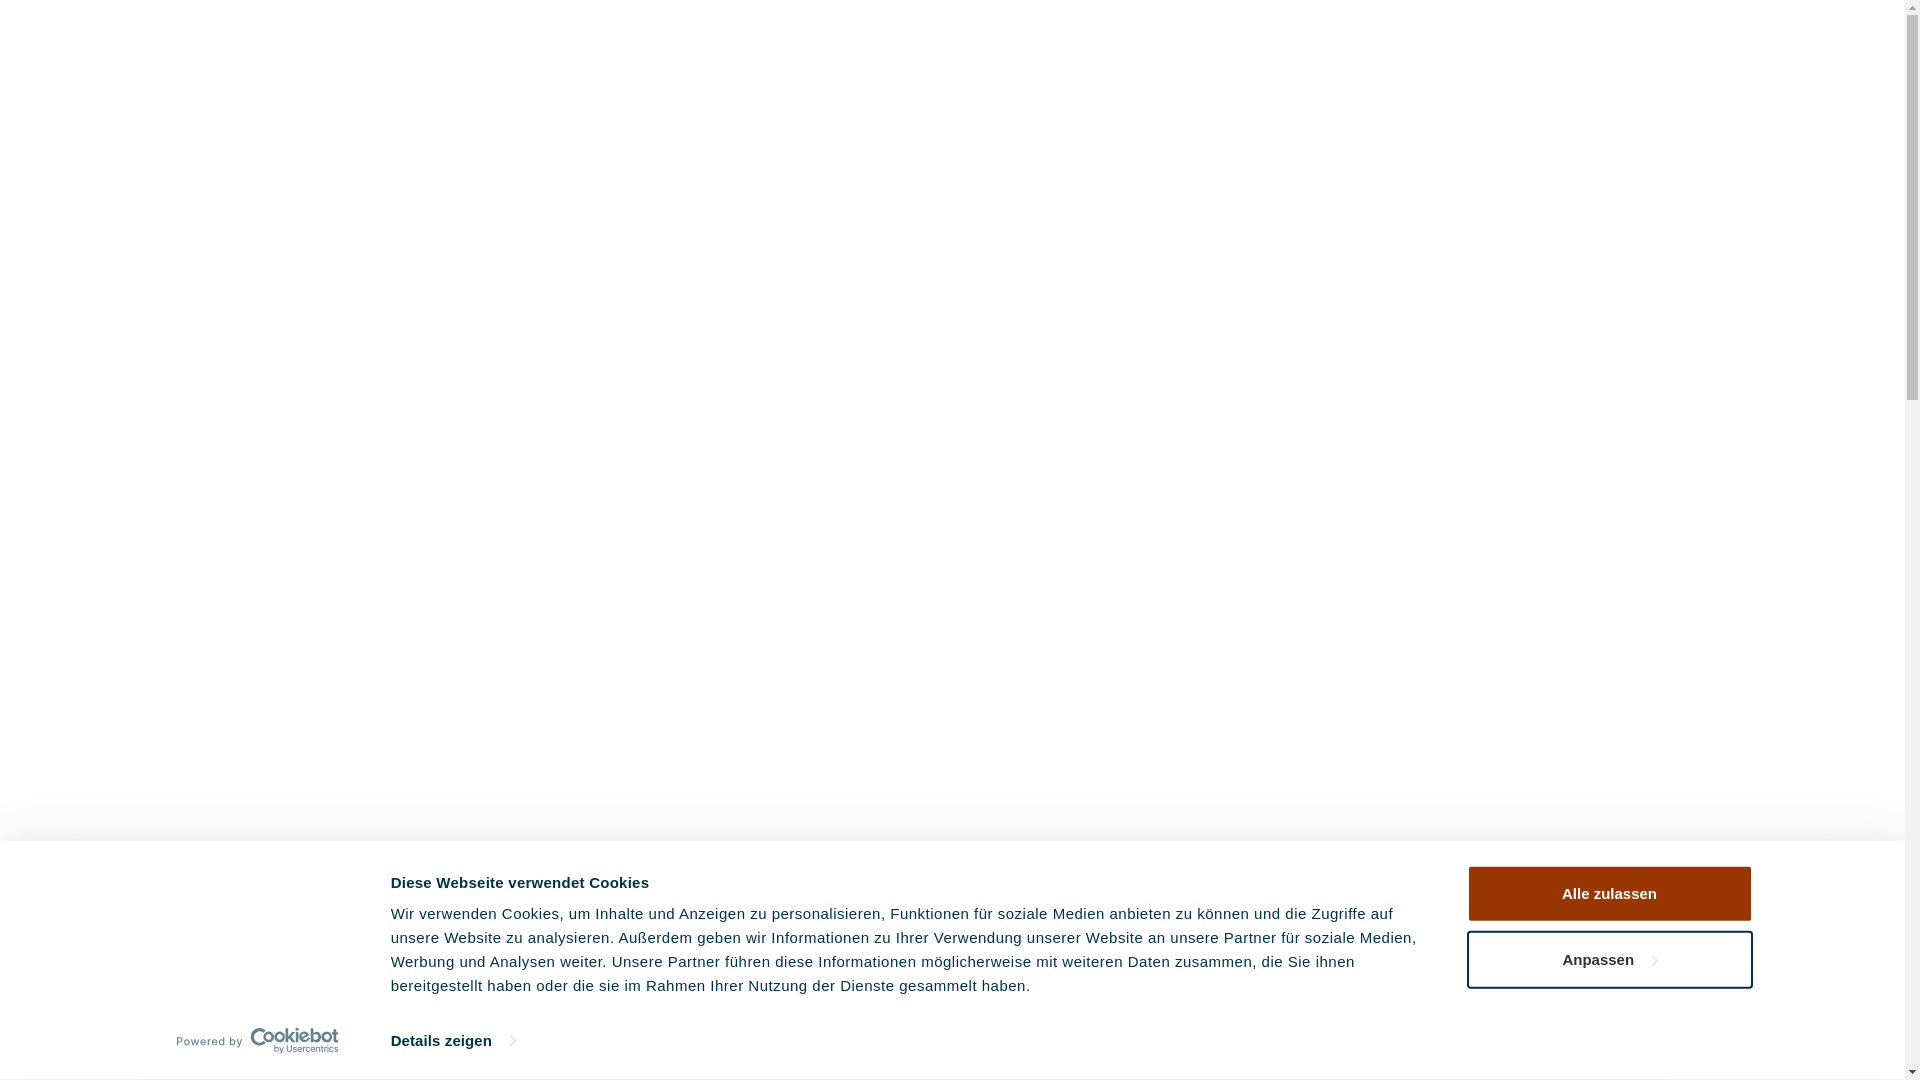 The width and height of the screenshot is (1920, 1080). I want to click on 'Details zeigen', so click(452, 1040).